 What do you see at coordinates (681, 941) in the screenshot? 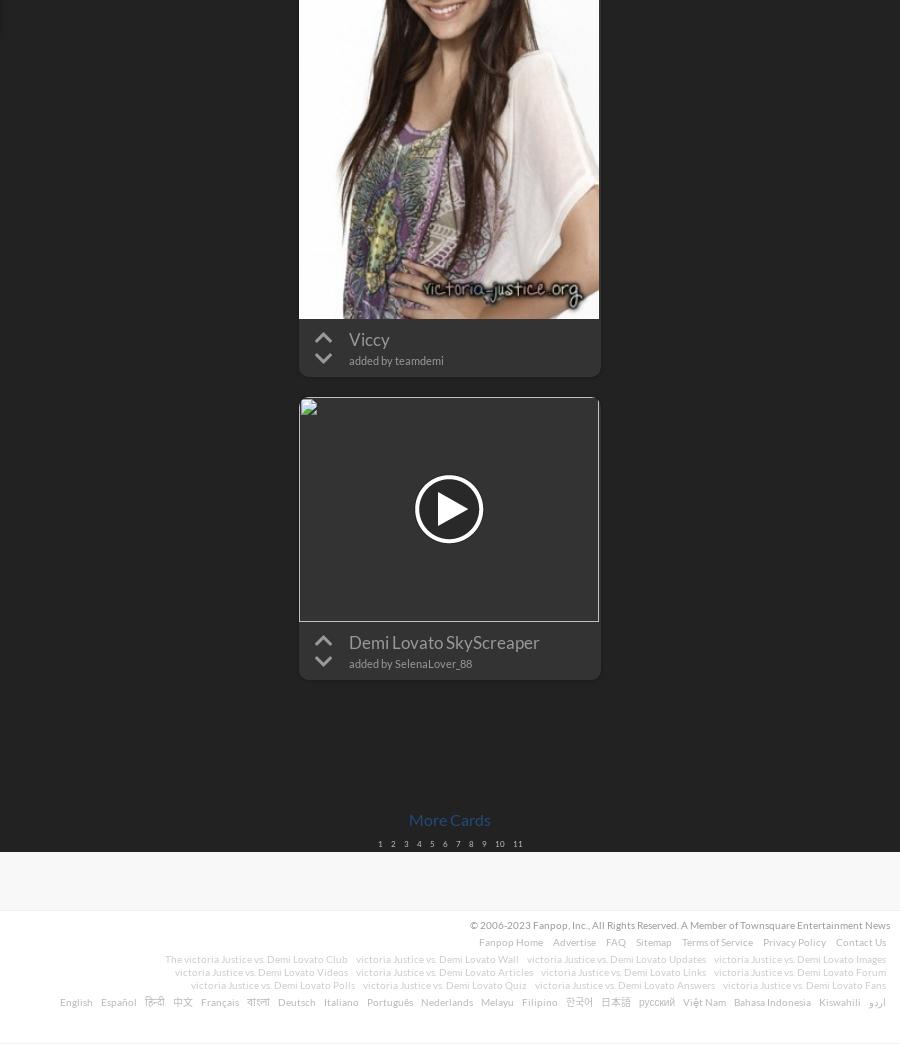
I see `'Terms of Service'` at bounding box center [681, 941].